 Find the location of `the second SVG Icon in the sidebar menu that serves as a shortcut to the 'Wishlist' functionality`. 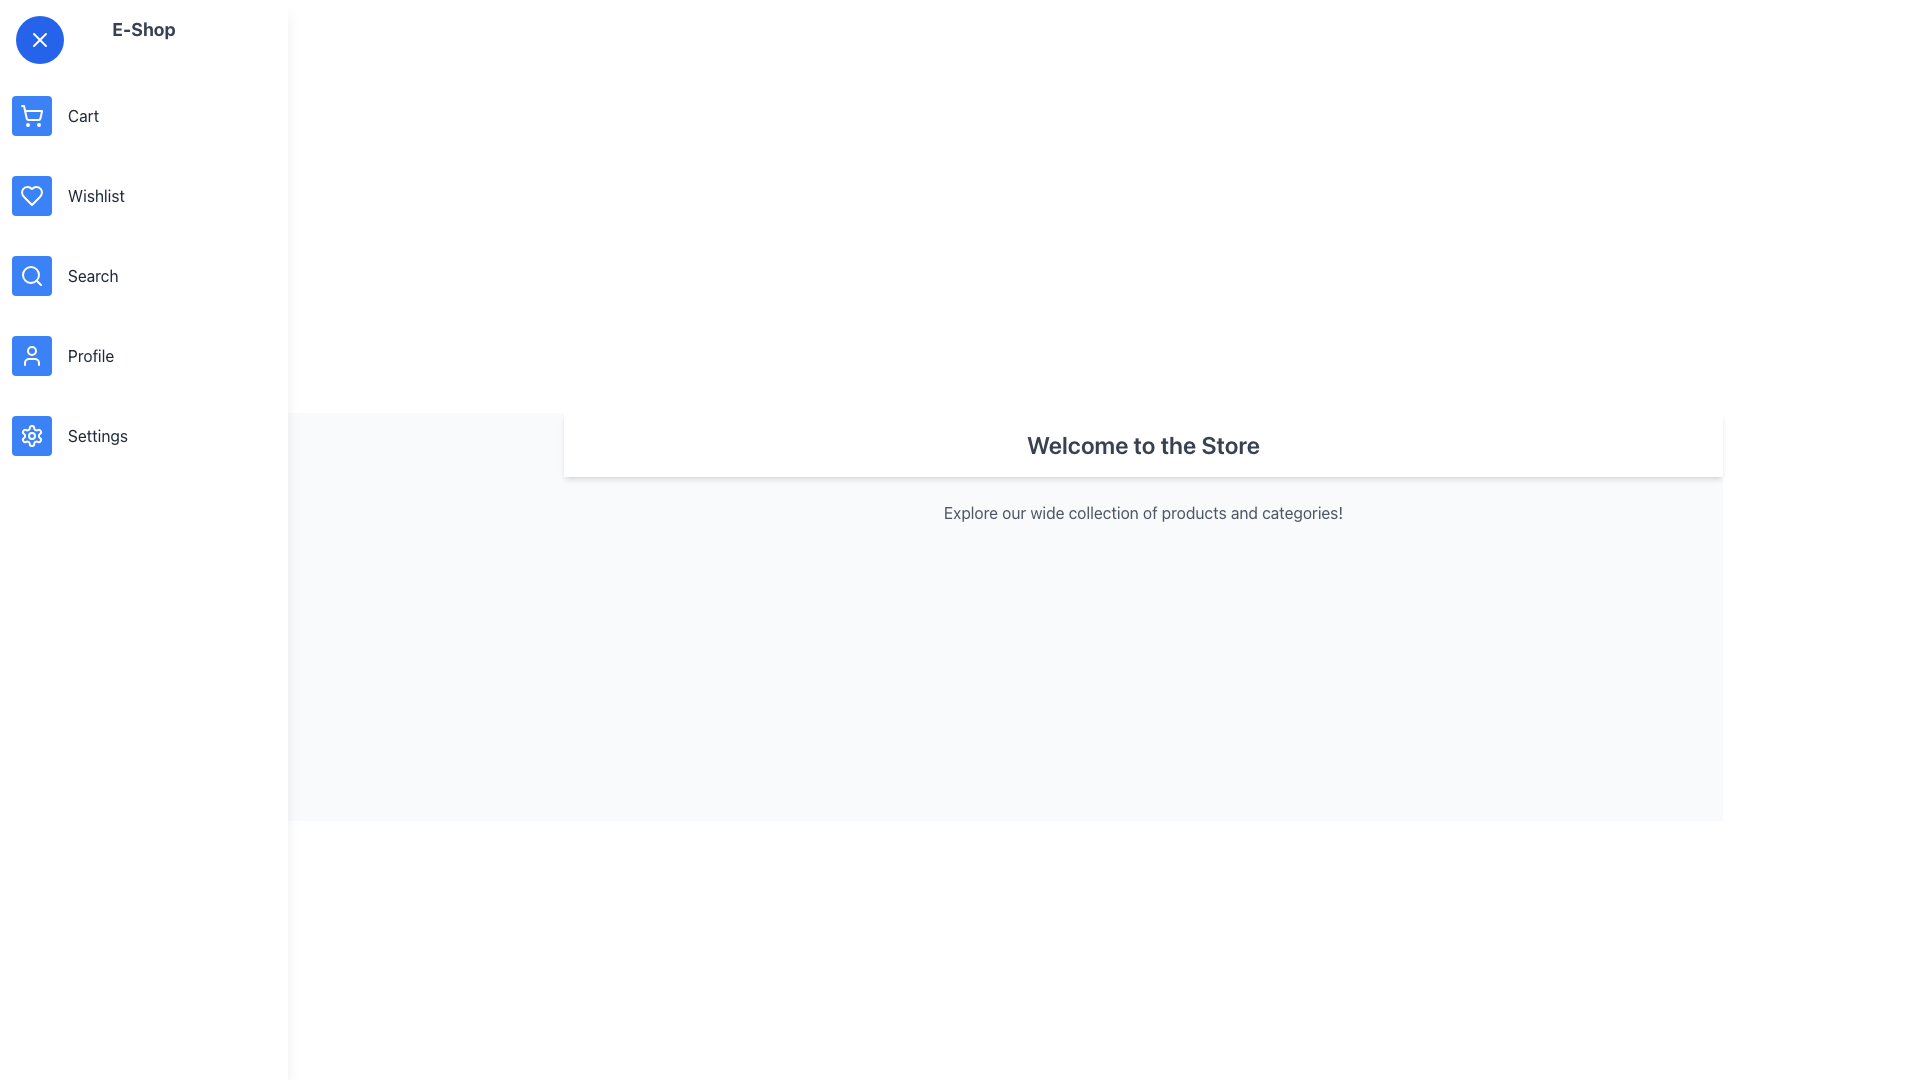

the second SVG Icon in the sidebar menu that serves as a shortcut to the 'Wishlist' functionality is located at coordinates (32, 196).